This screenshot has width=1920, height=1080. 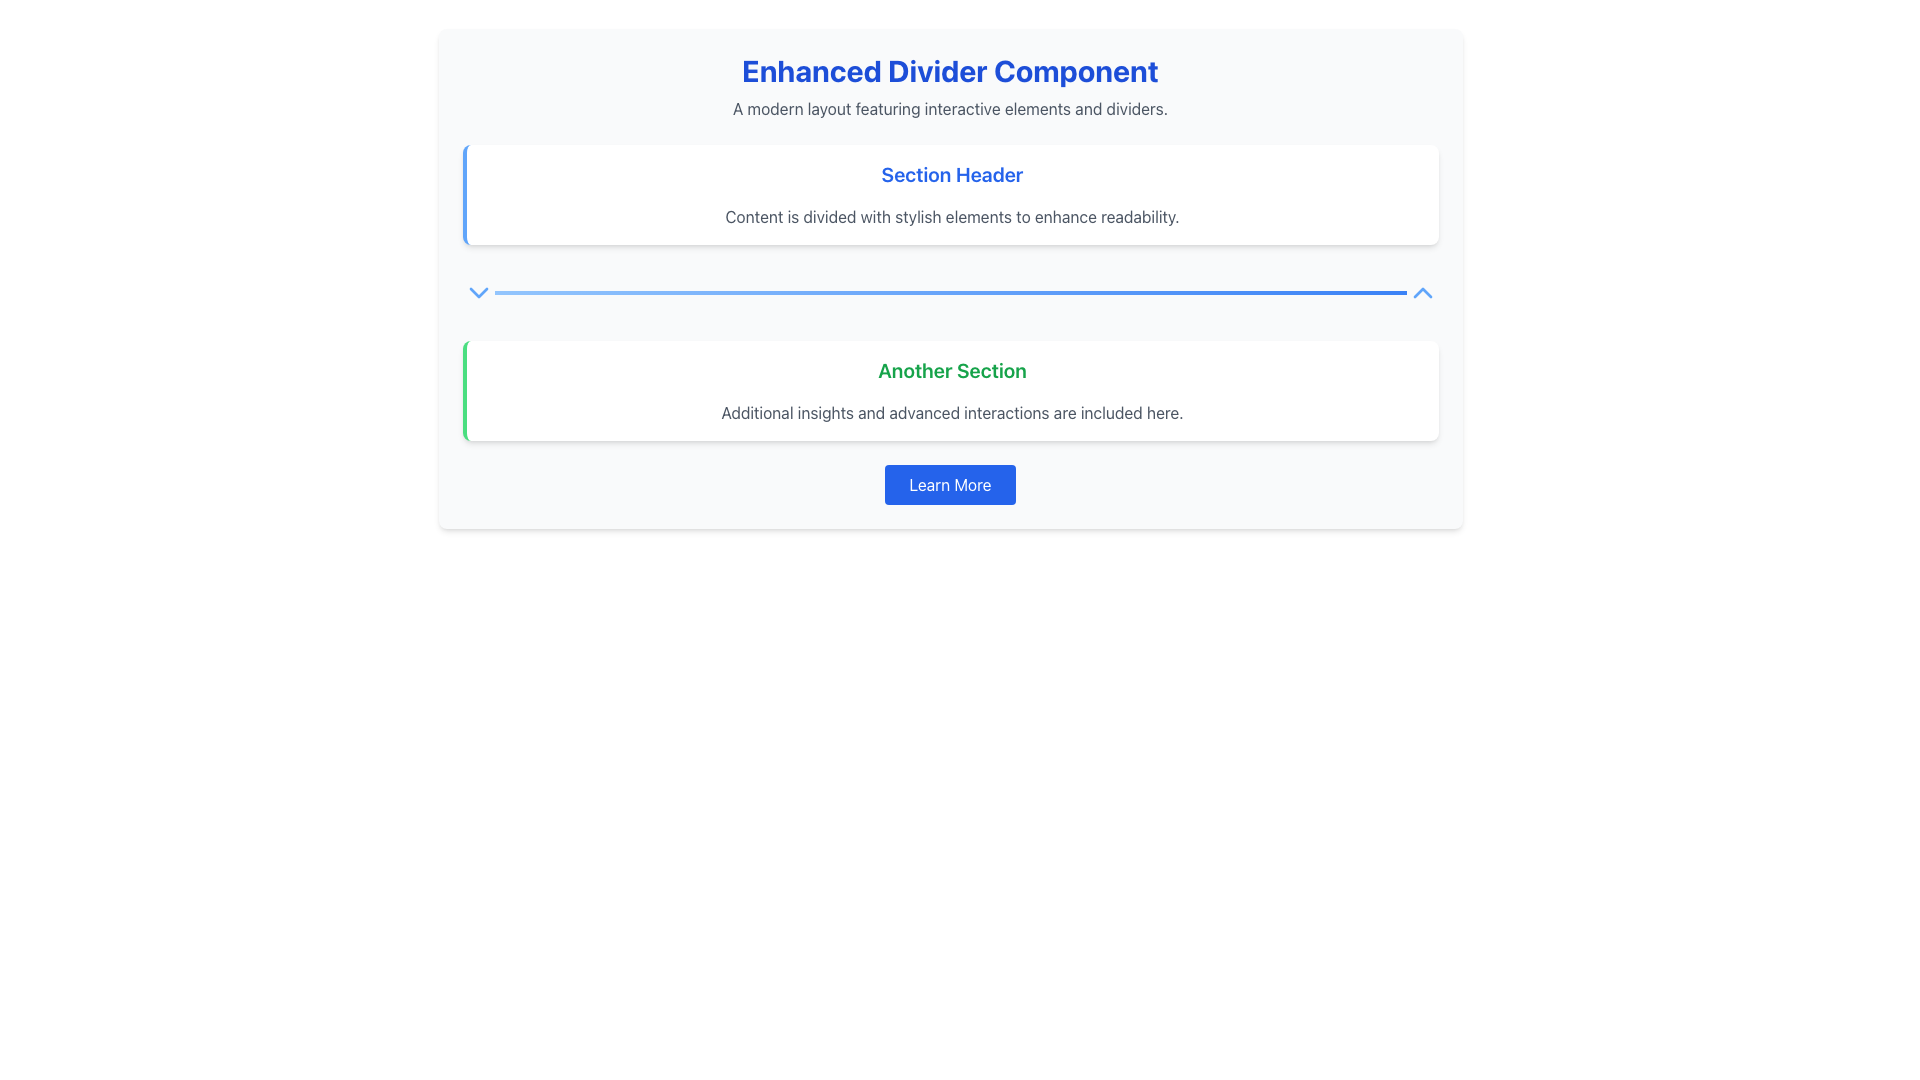 I want to click on the downward chevron icon that serves as a visual indicator for expandable or collapsible functionality, located centrally between the blue-highlighted 'Section Header' and the green-highlighted 'Another Section', so click(x=477, y=293).